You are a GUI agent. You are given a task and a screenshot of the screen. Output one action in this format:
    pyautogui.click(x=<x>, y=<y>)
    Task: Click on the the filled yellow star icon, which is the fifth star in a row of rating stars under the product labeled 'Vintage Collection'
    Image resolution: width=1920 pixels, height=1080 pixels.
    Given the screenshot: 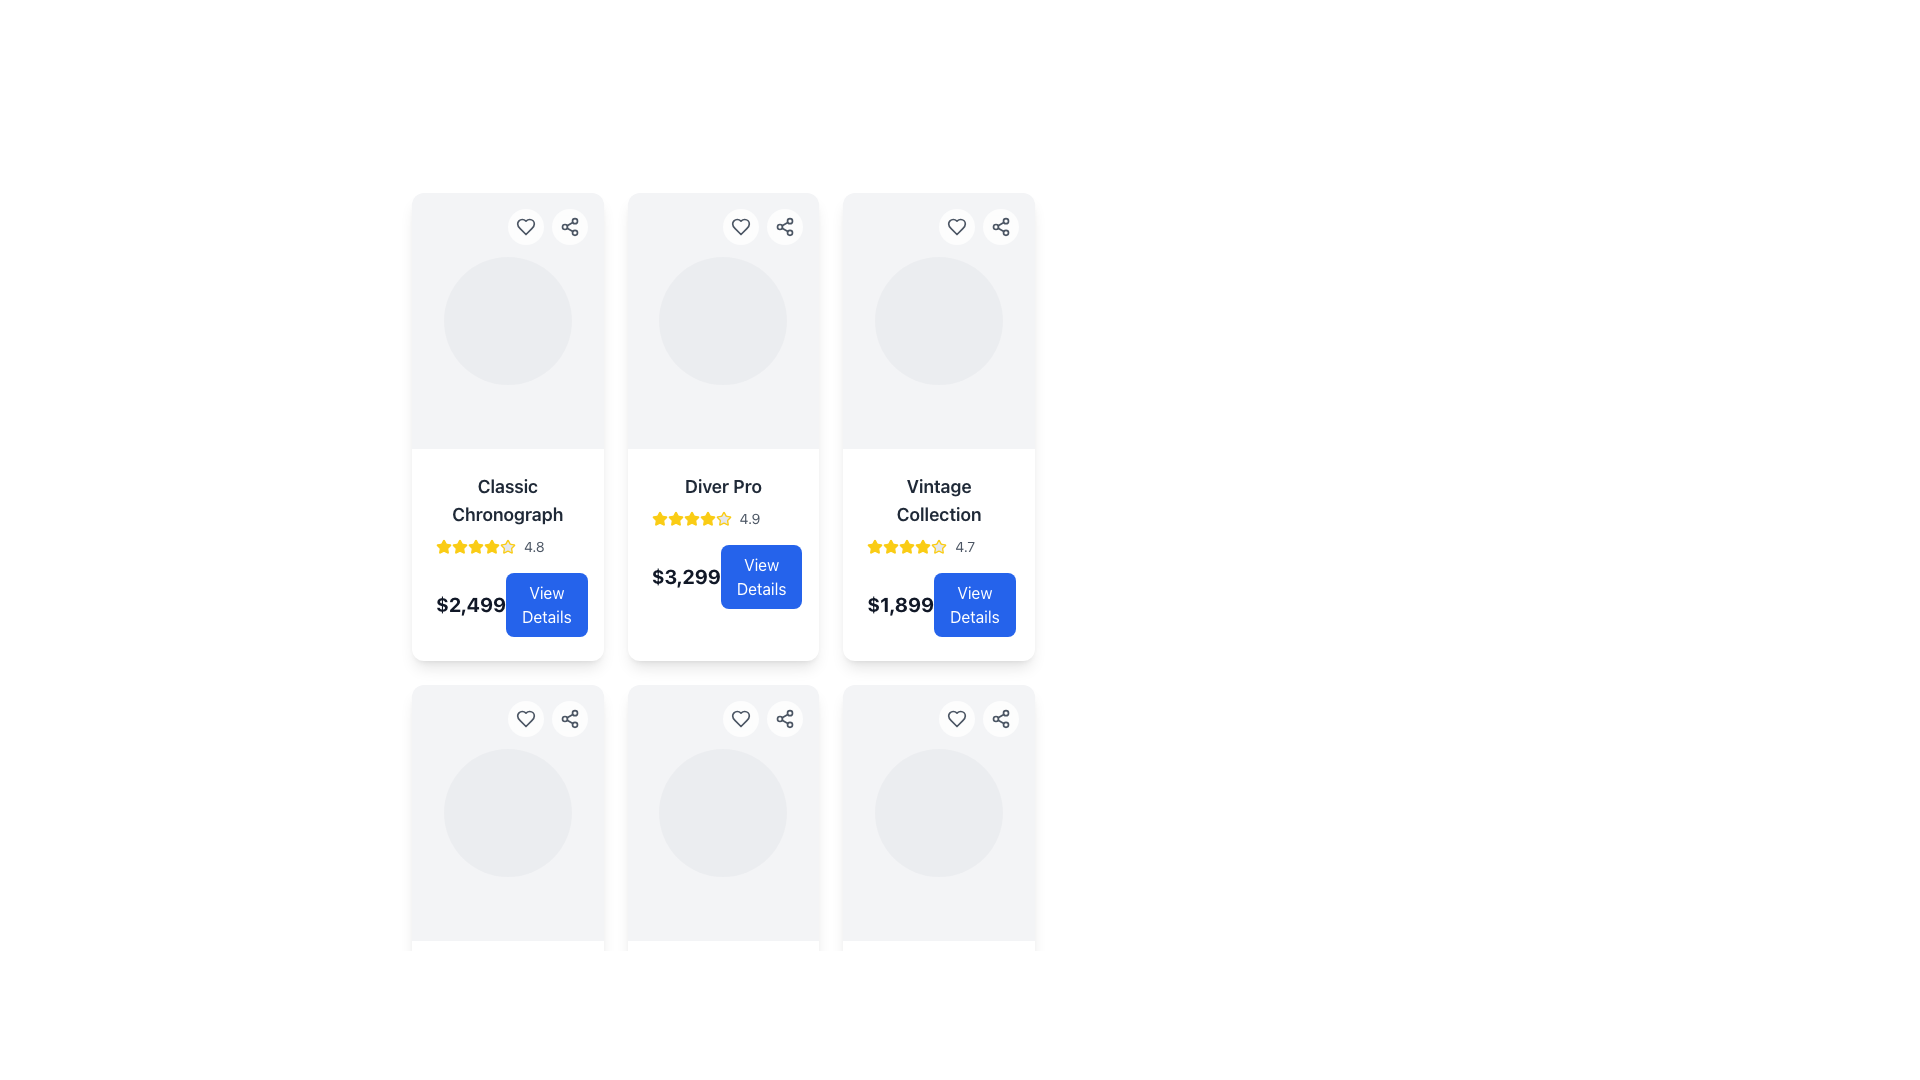 What is the action you would take?
    pyautogui.click(x=906, y=547)
    